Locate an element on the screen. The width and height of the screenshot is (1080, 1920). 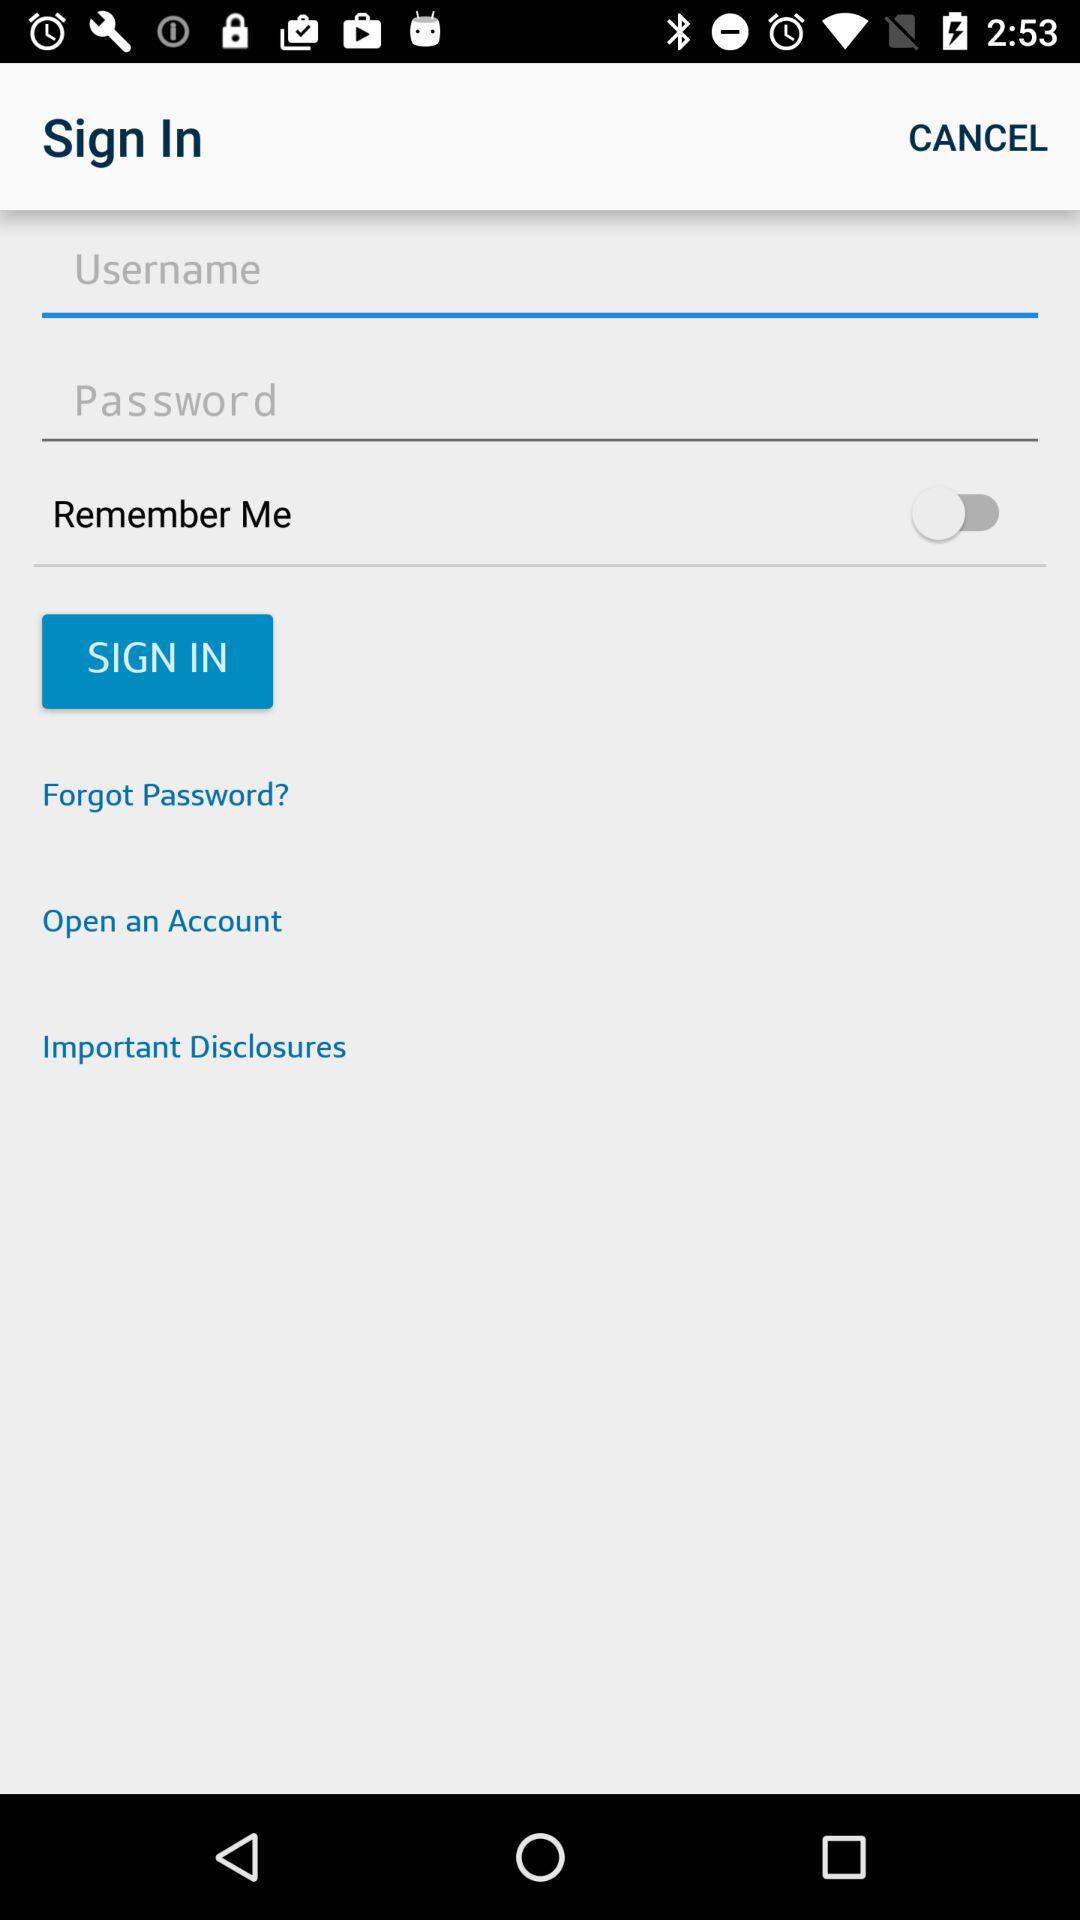
cancel icon is located at coordinates (977, 135).